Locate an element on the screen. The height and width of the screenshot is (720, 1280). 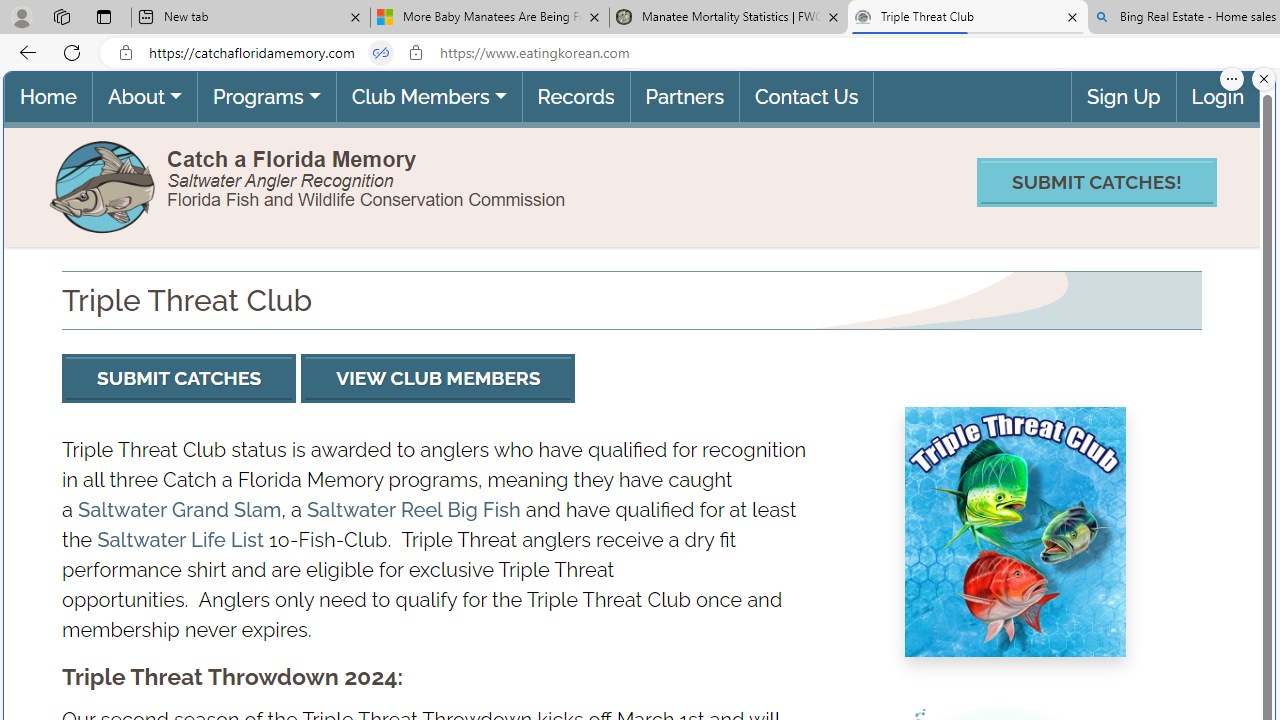
'Triple Threat Club image' is located at coordinates (1015, 530).